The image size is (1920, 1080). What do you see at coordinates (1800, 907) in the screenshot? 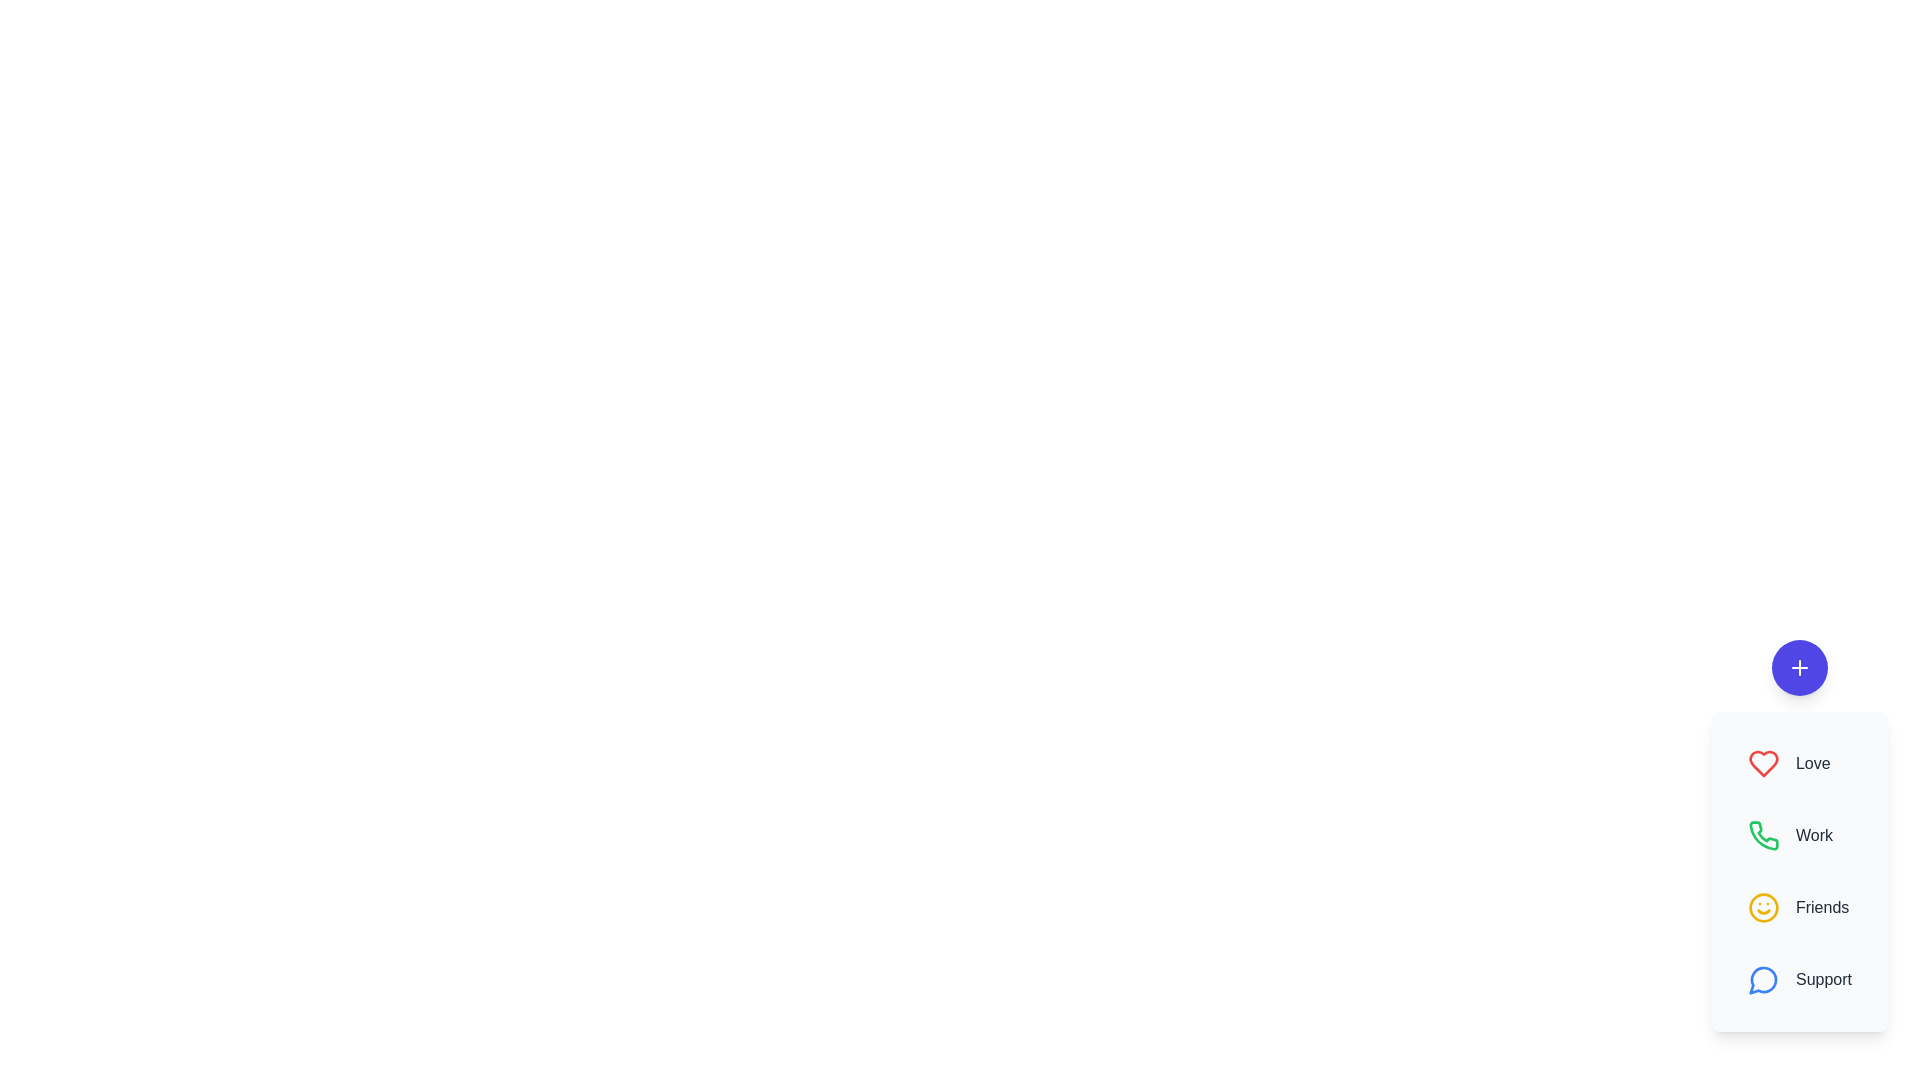
I see `the contact Friends from the speed dial menu` at bounding box center [1800, 907].